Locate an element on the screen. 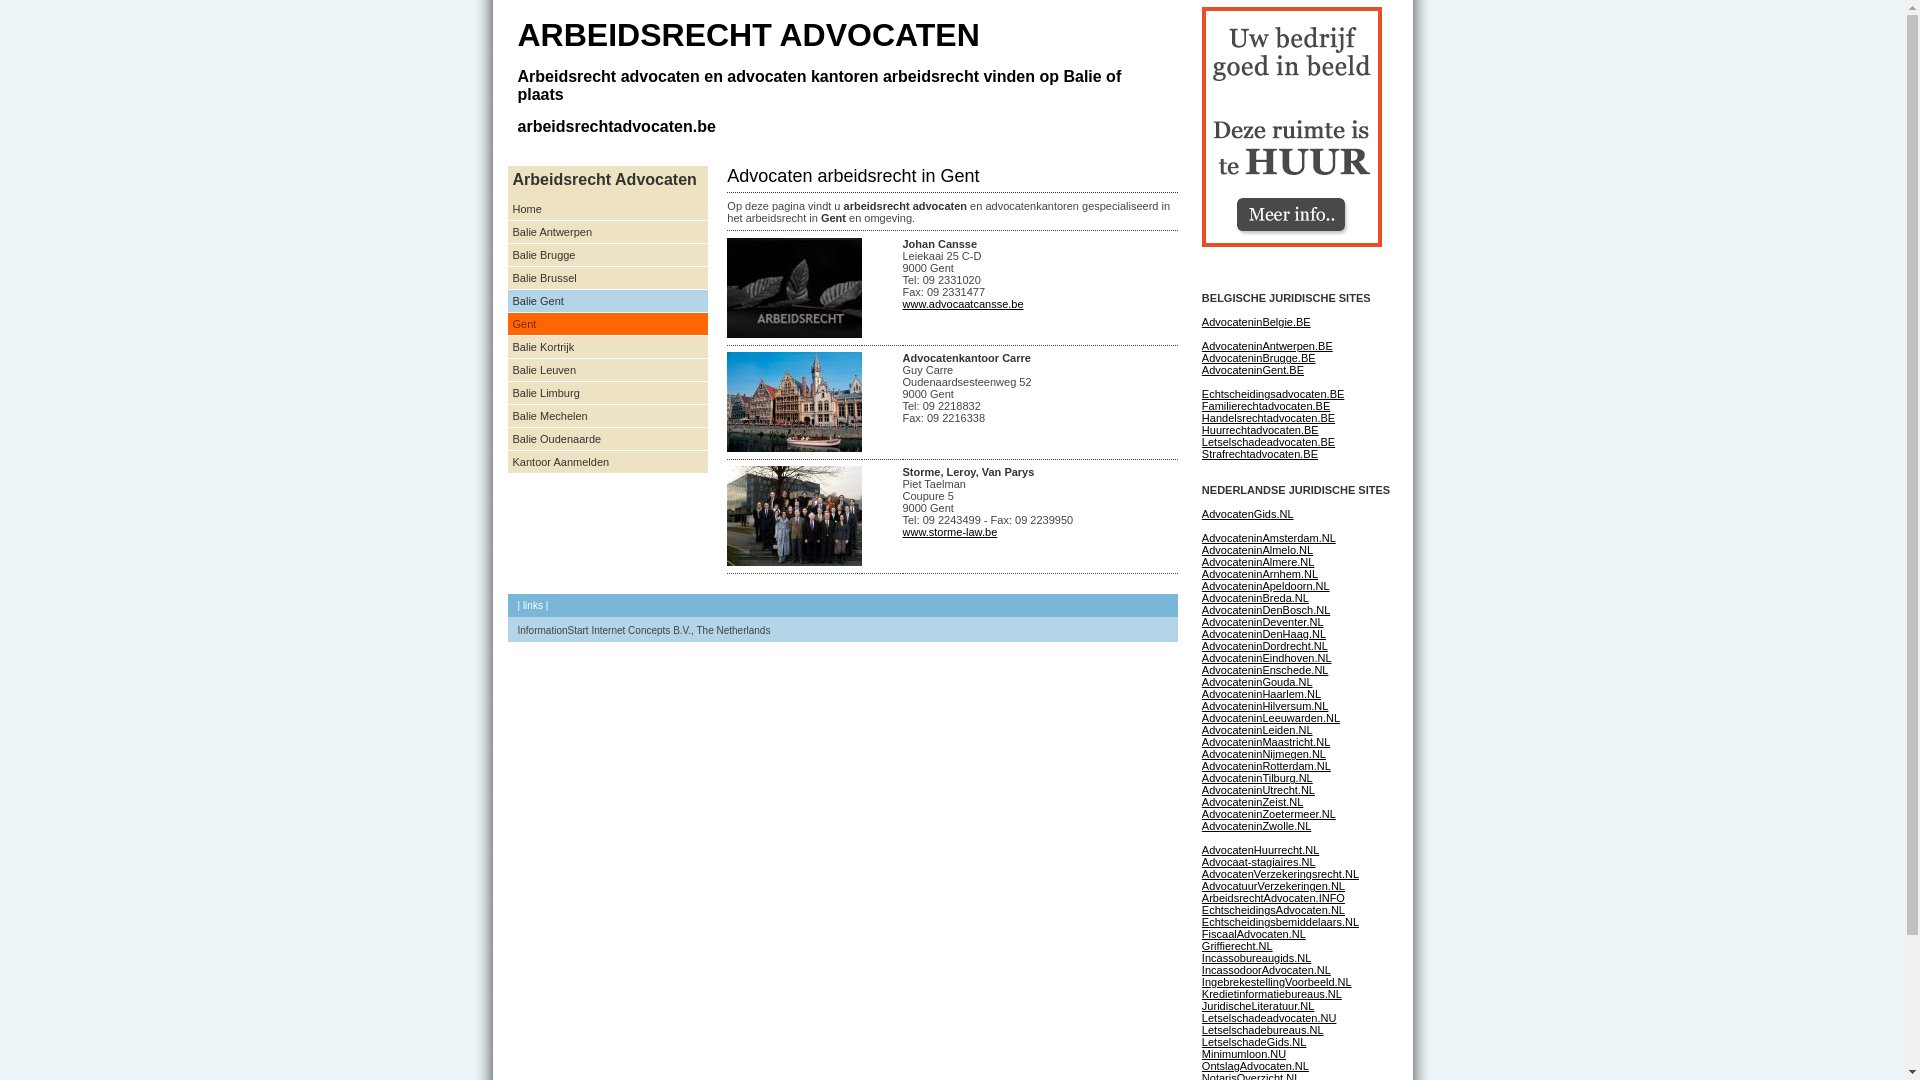 This screenshot has width=1920, height=1080. 'AdvocateninLeiden.NL' is located at coordinates (1256, 729).